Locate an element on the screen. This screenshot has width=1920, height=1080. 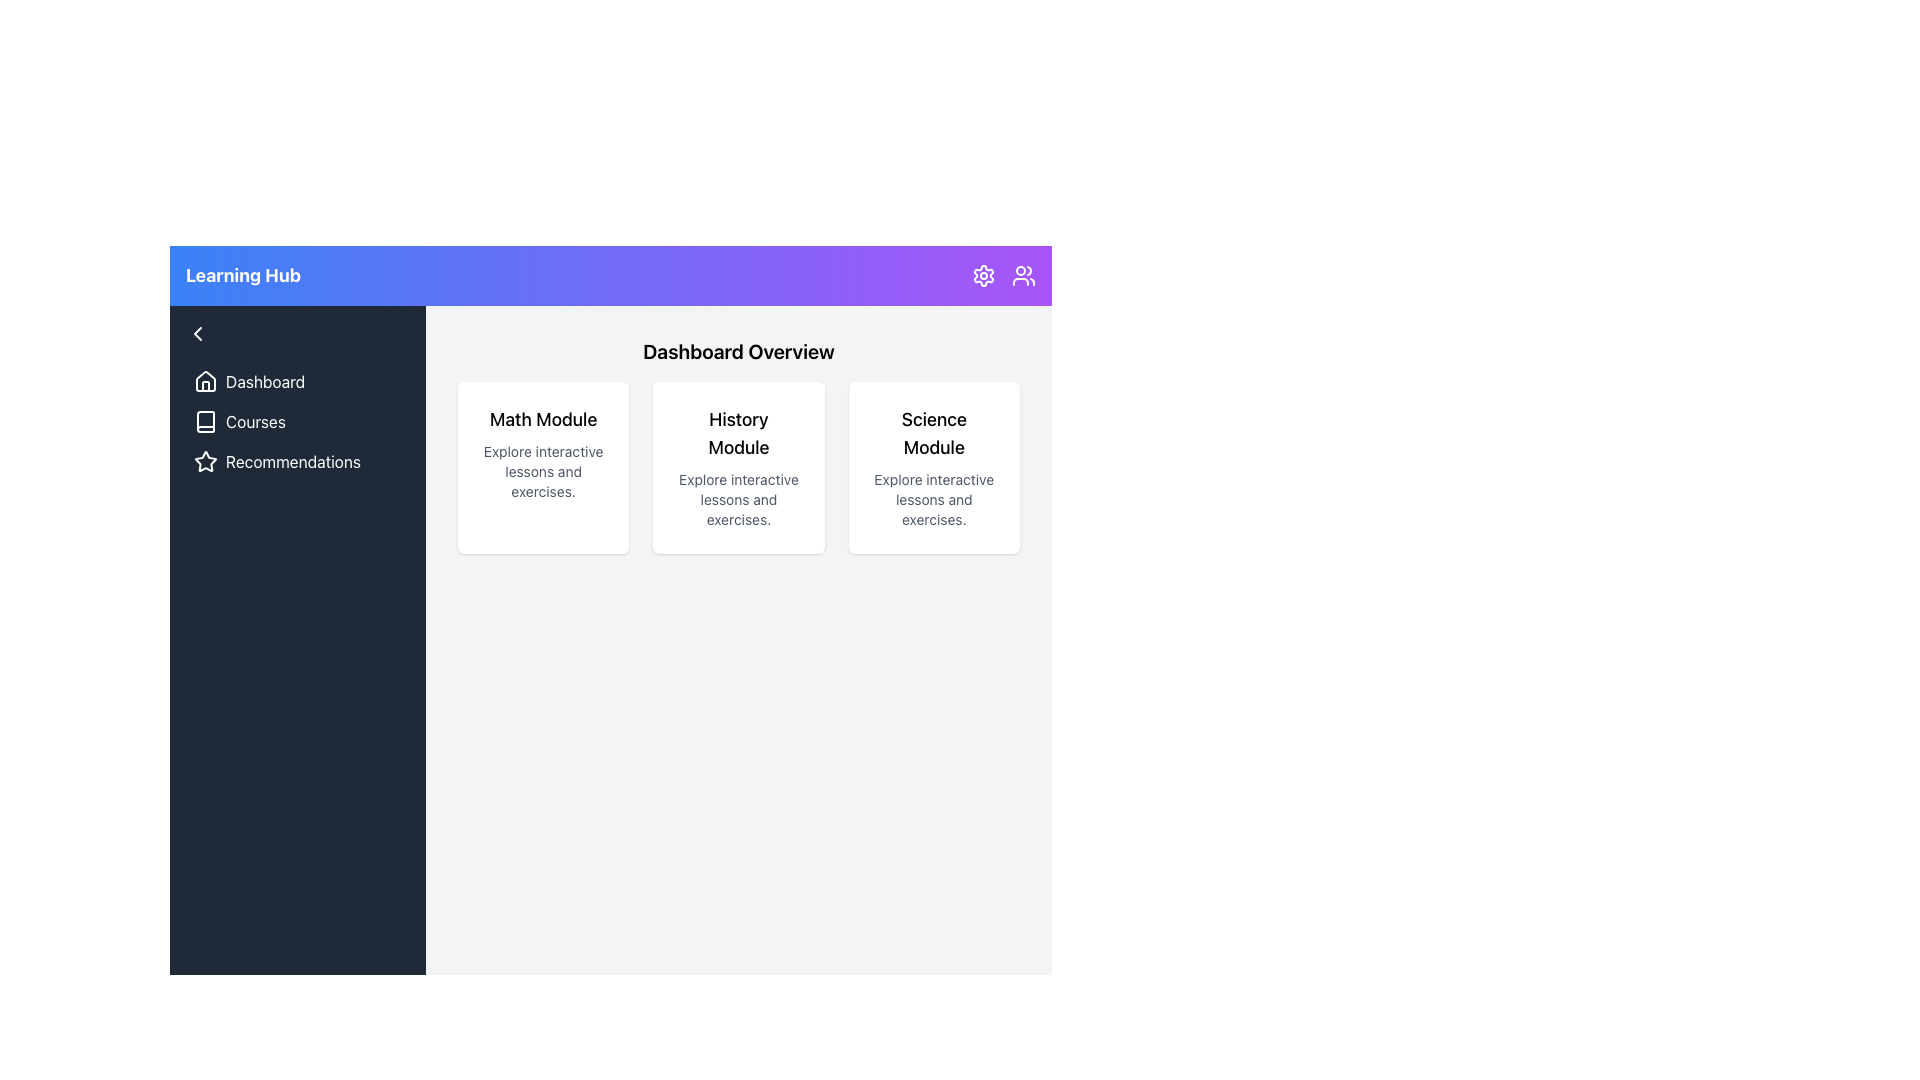
the leftmost informational card in the Dashboard Overview section is located at coordinates (543, 467).